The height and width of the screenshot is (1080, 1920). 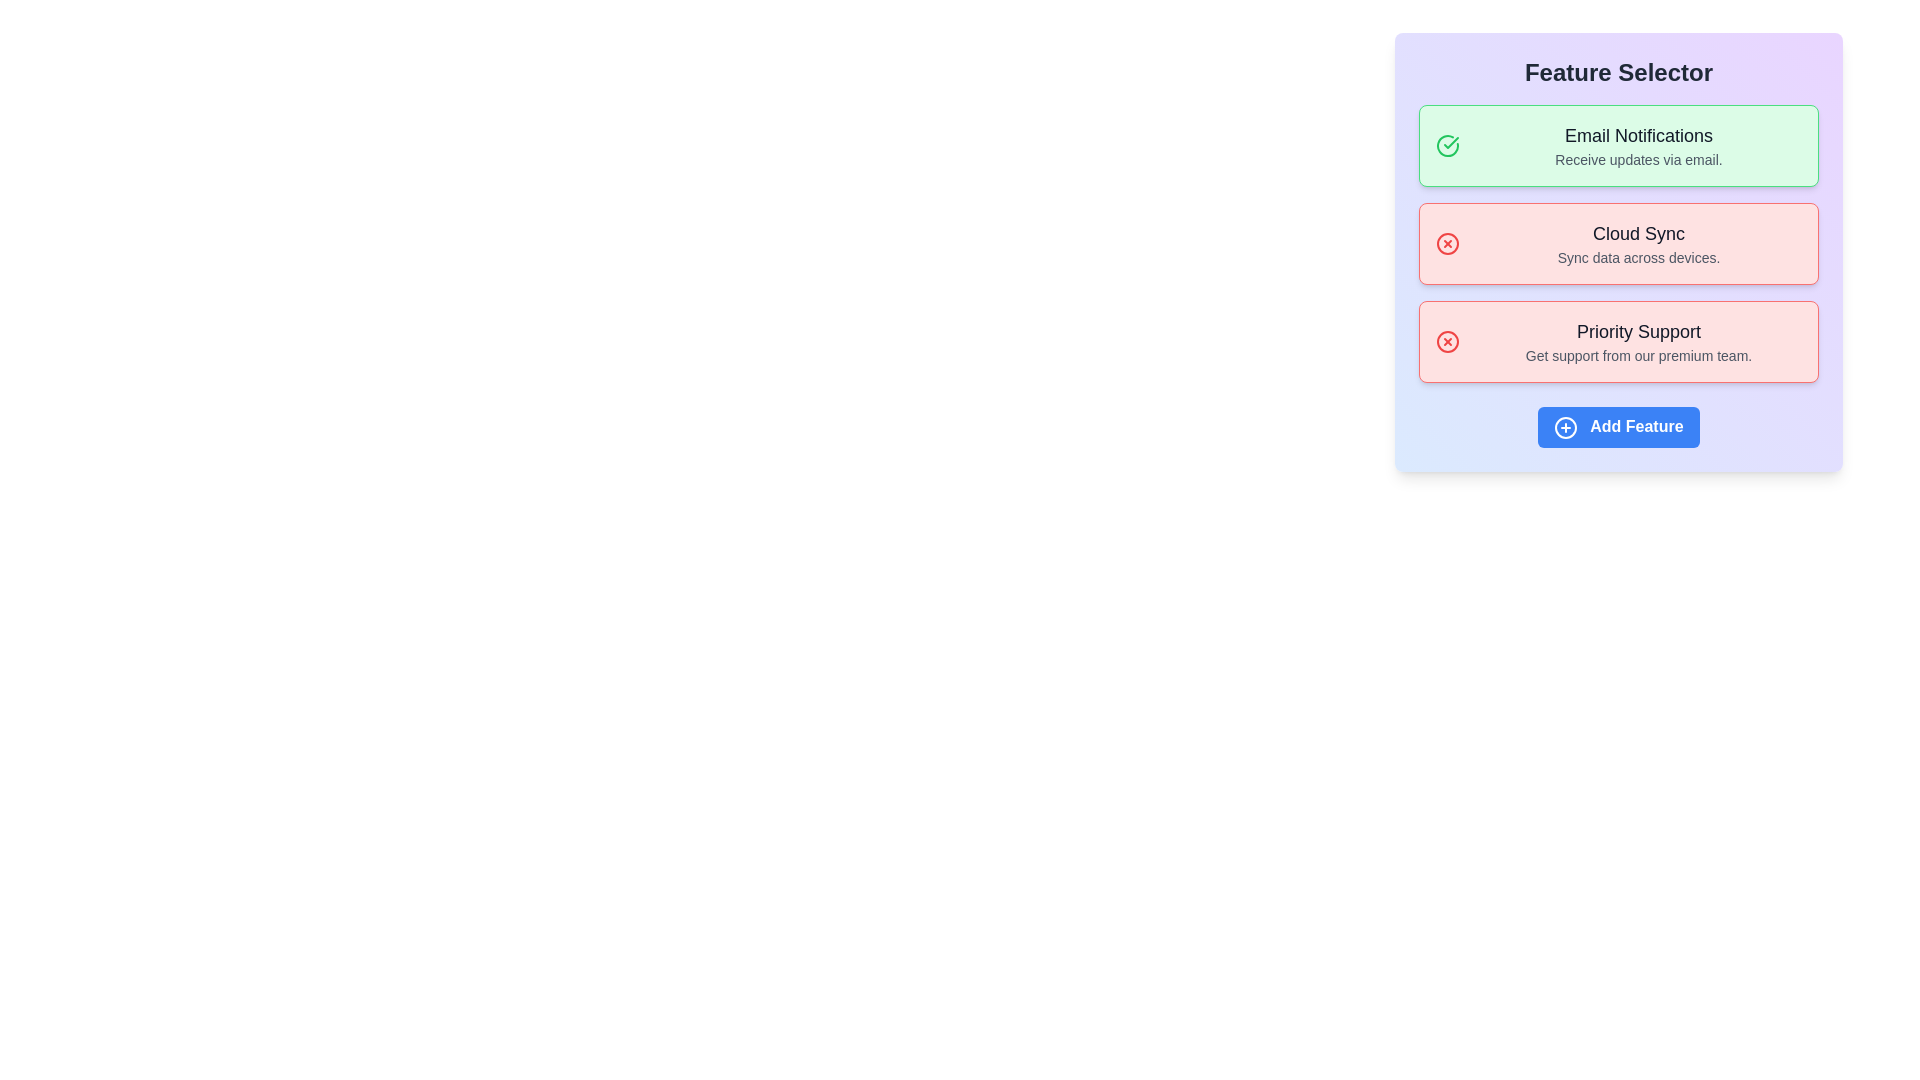 I want to click on the icon representing the action of adding a feature, which is centrally located within the blue 'Add Feature' button at the bottom of the feature selection panel, so click(x=1565, y=426).